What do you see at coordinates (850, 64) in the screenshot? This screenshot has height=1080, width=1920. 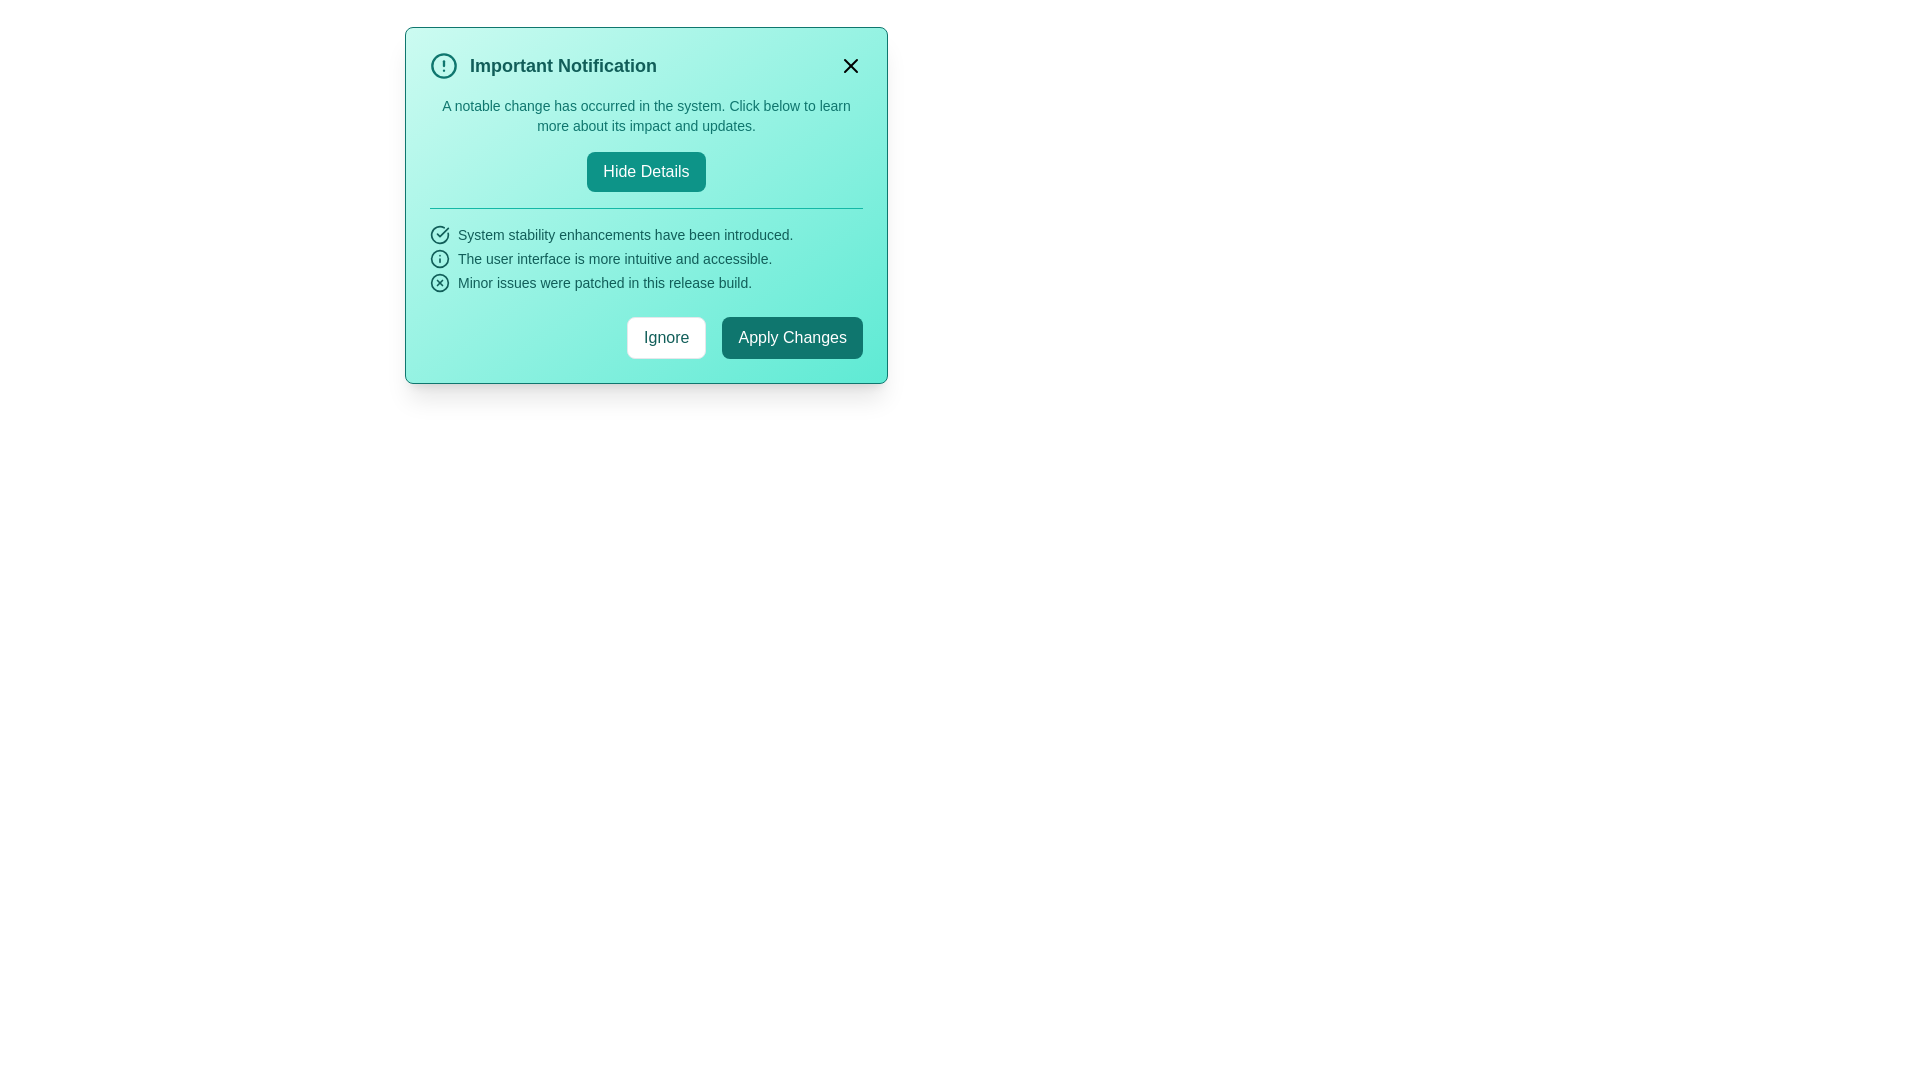 I see `the close button, which is a square-shaped icon with a black 'X' on a teal background, located at the top-right corner of the 'Important Notification' card` at bounding box center [850, 64].